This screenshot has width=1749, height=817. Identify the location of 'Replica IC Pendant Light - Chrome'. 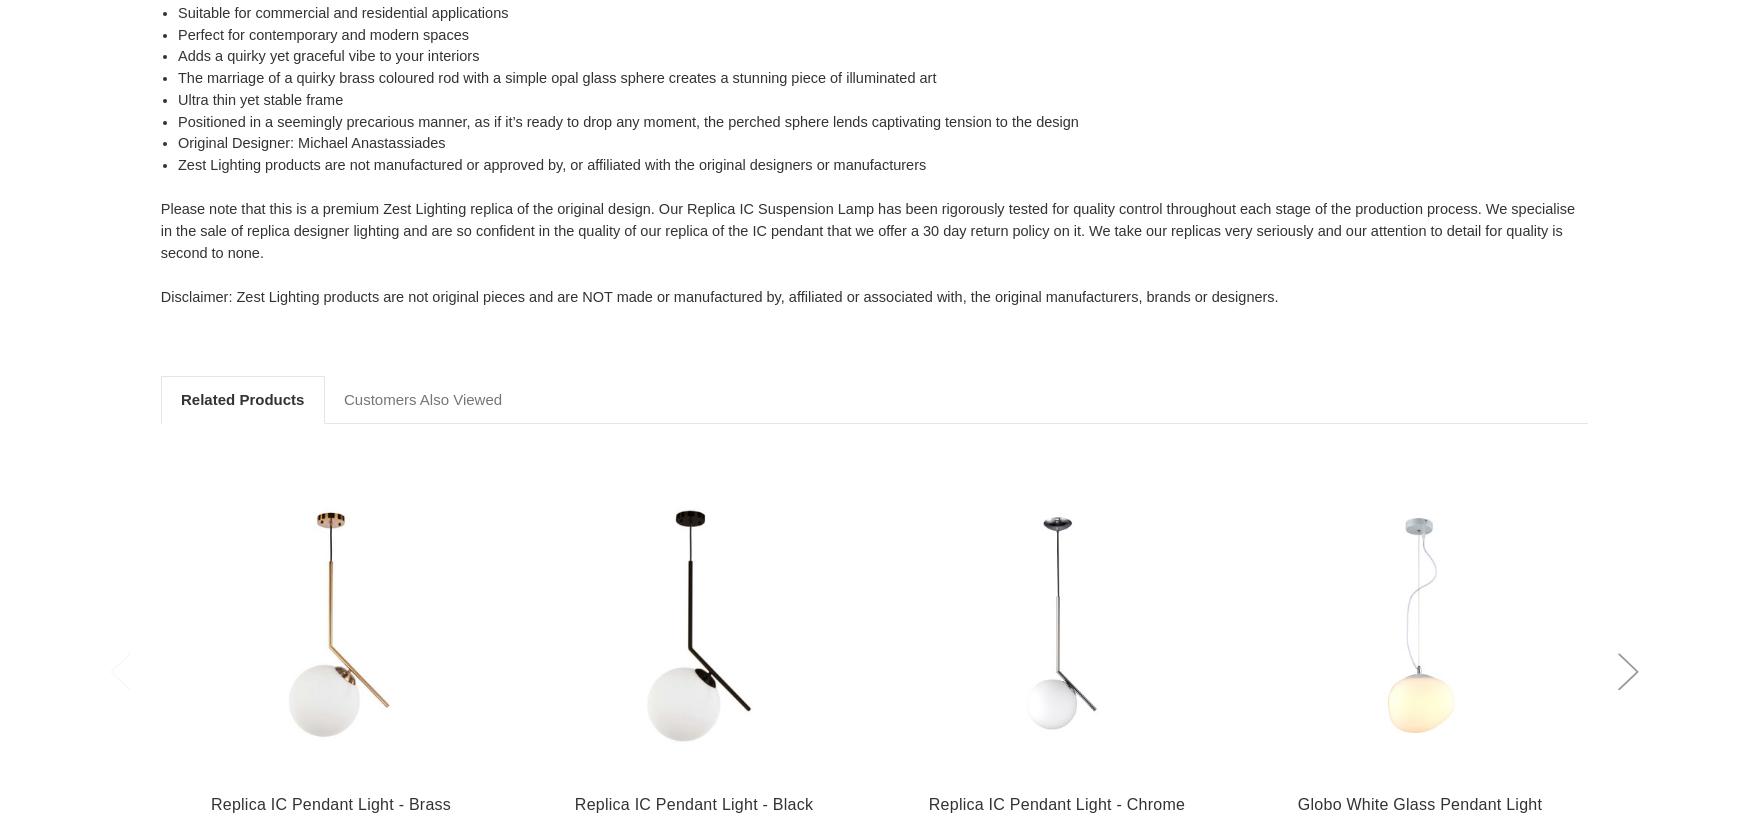
(1056, 803).